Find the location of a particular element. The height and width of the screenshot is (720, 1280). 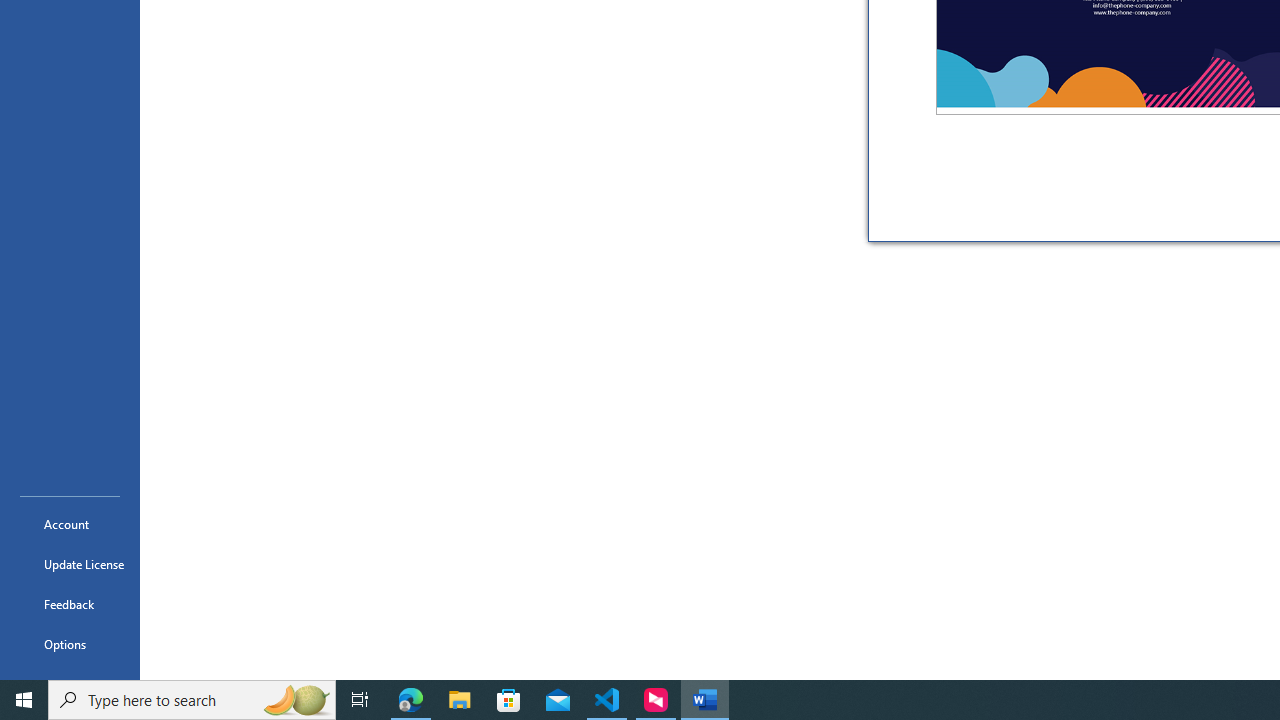

'Search highlights icon opens search home window' is located at coordinates (294, 698).